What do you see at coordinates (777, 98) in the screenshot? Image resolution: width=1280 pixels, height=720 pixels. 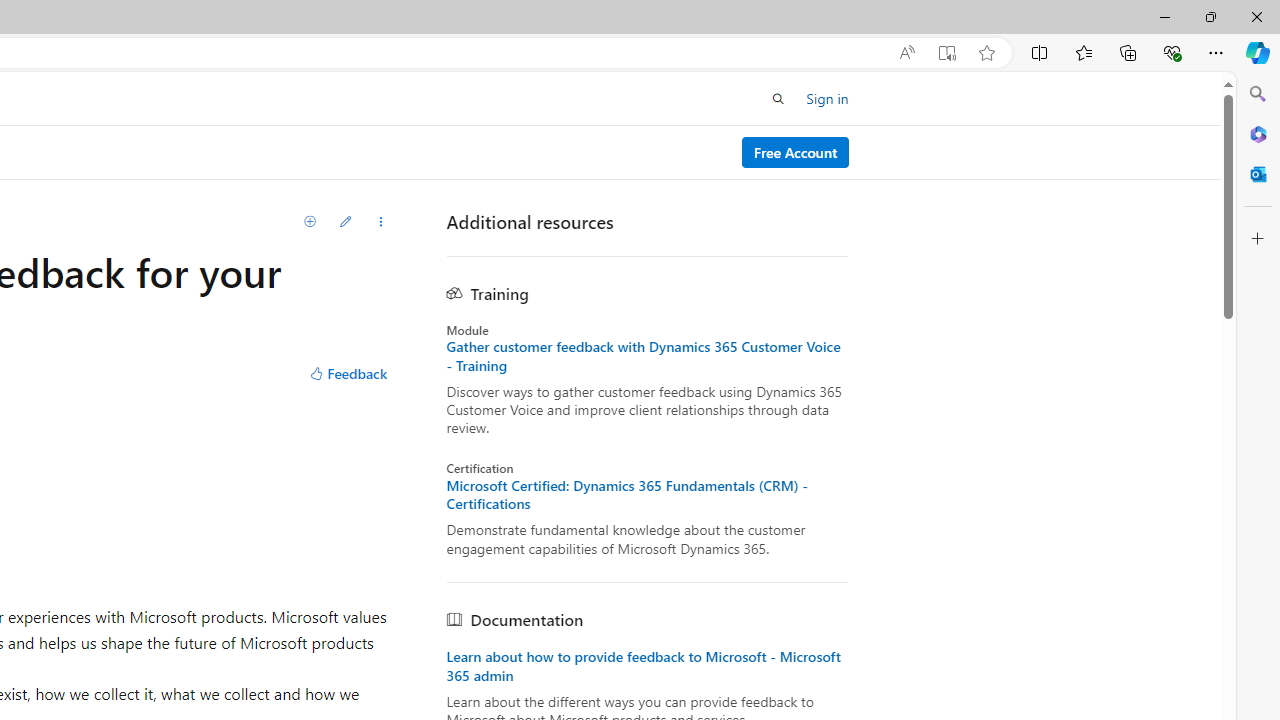 I see `'Open search'` at bounding box center [777, 98].